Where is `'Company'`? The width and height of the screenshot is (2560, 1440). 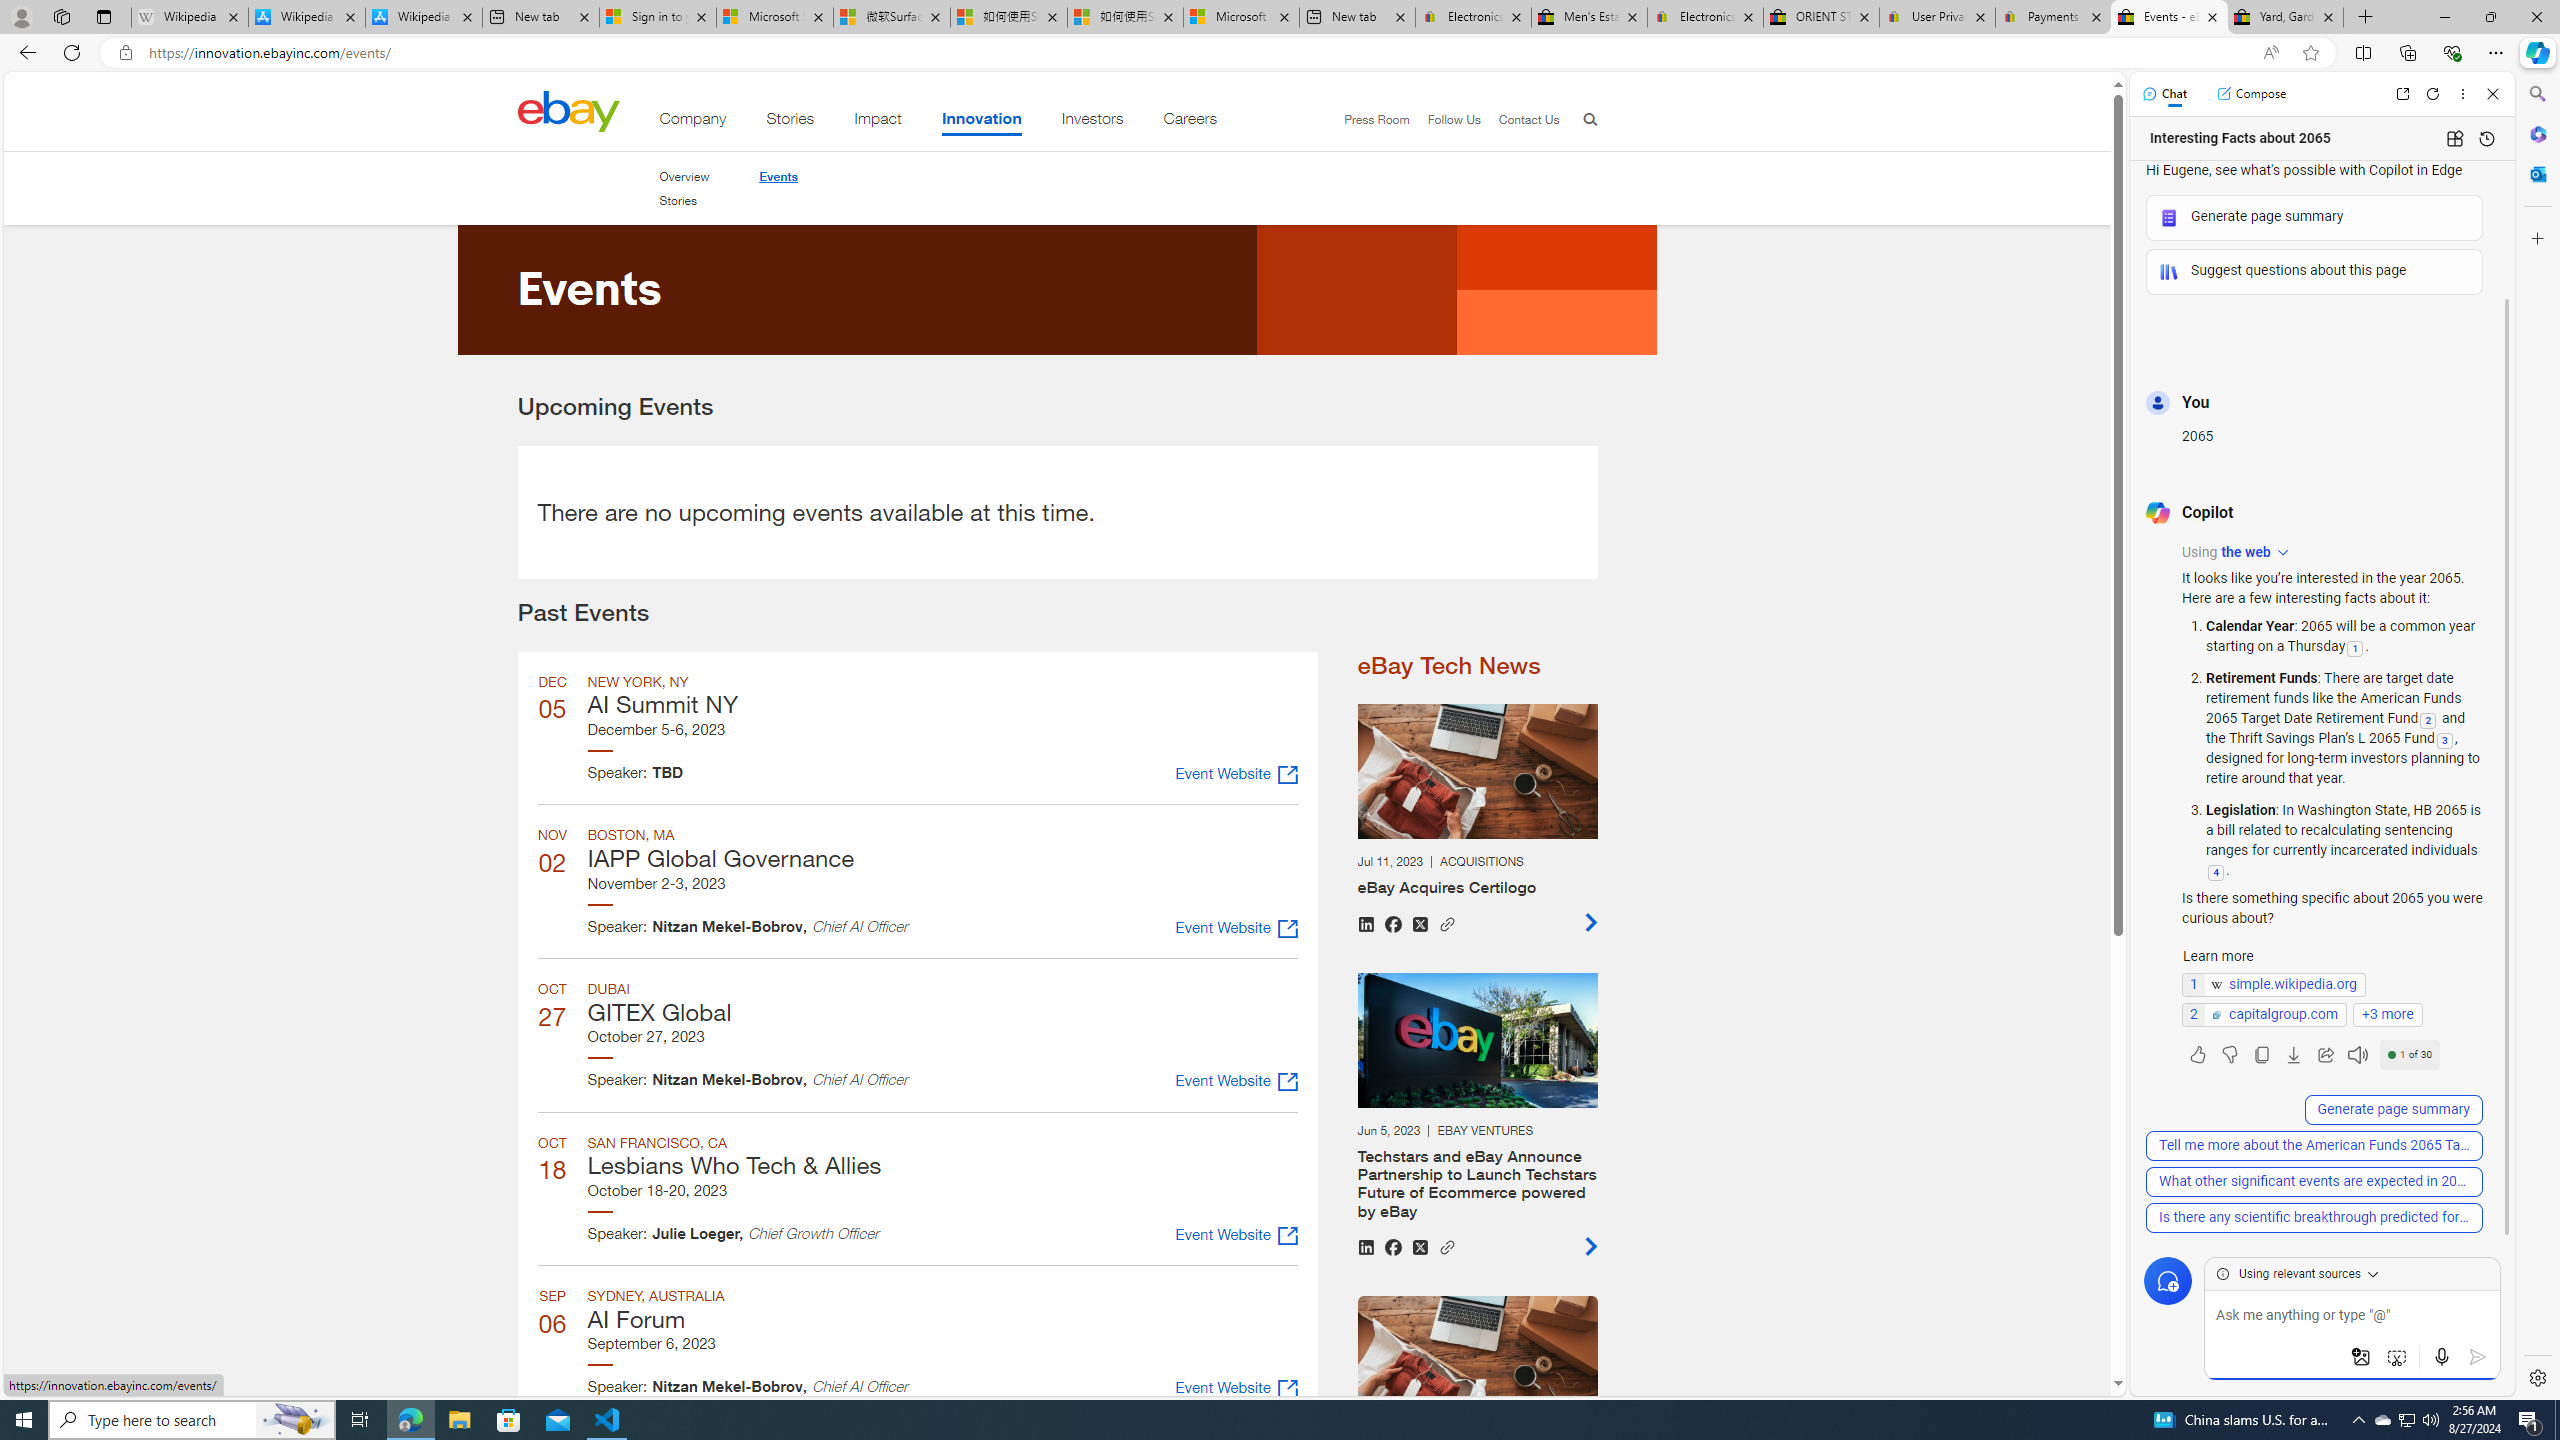 'Company' is located at coordinates (692, 122).